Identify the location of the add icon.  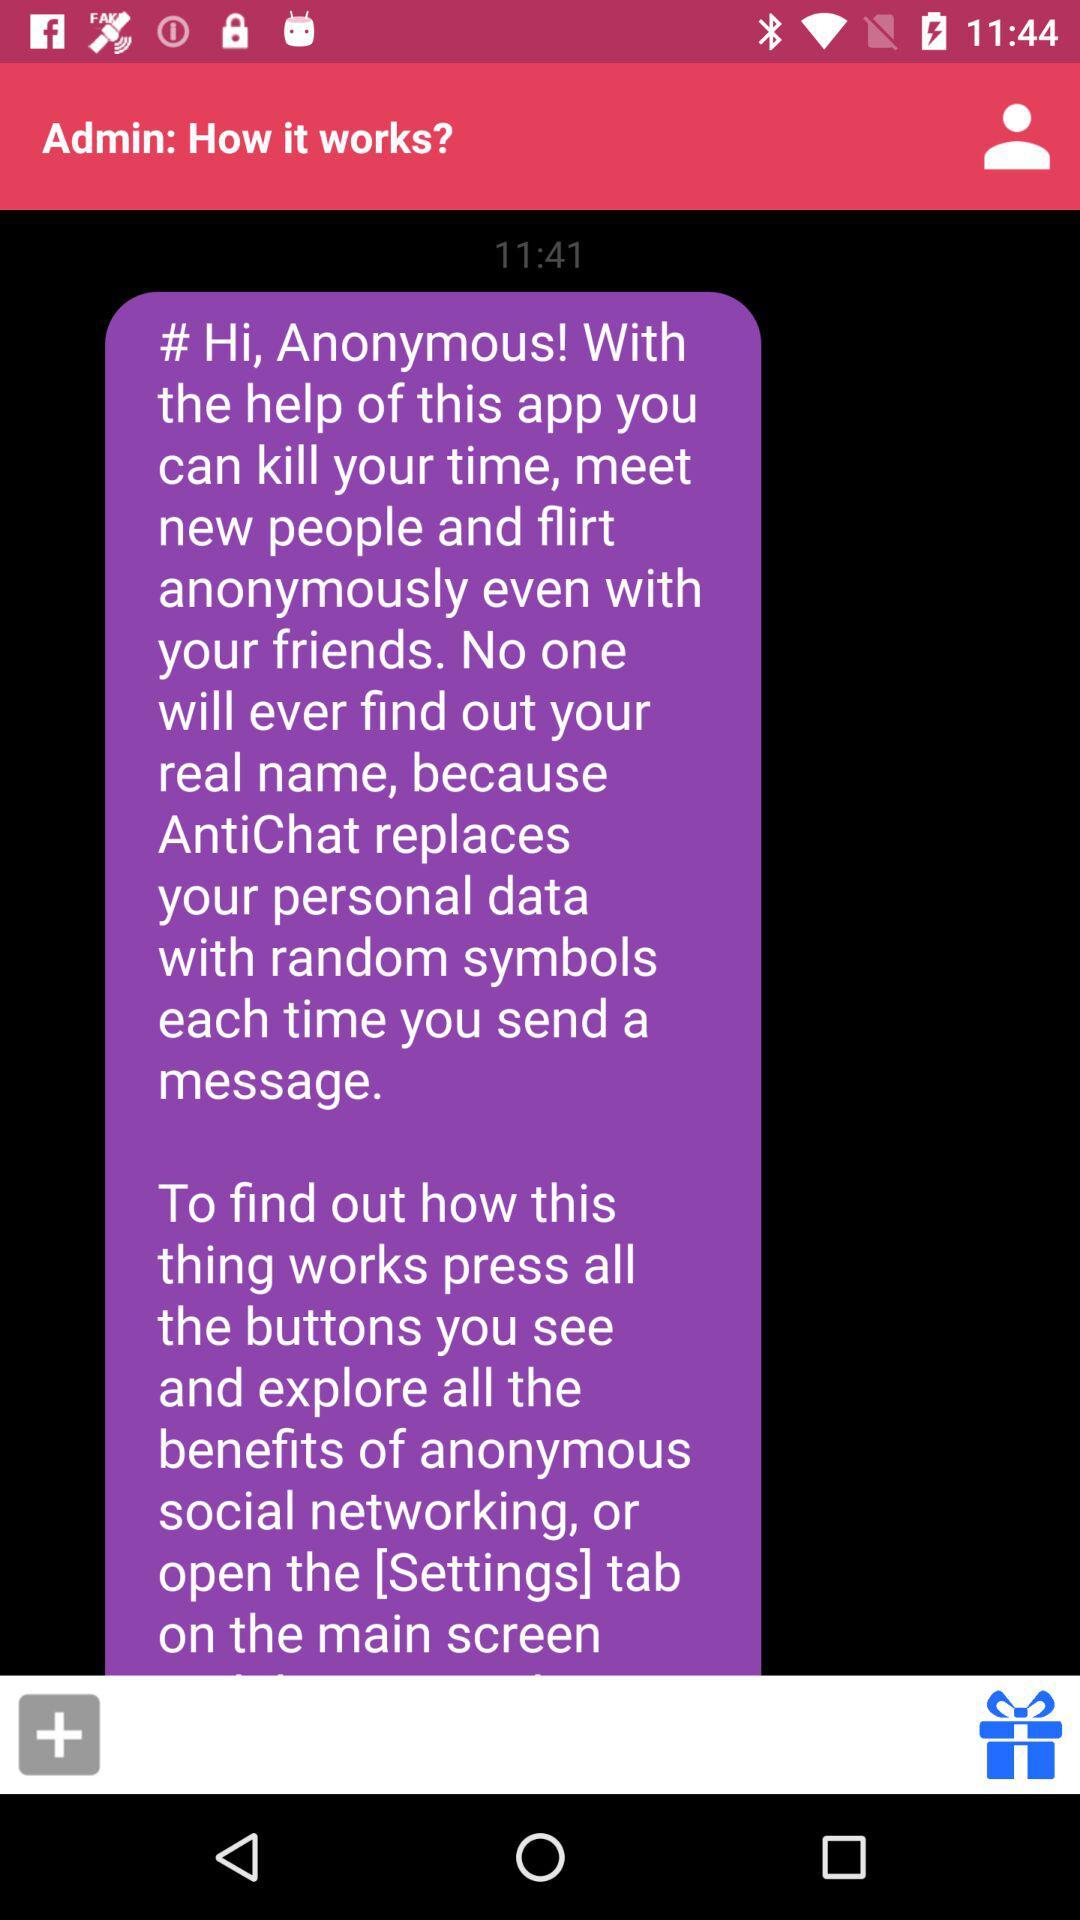
(58, 1733).